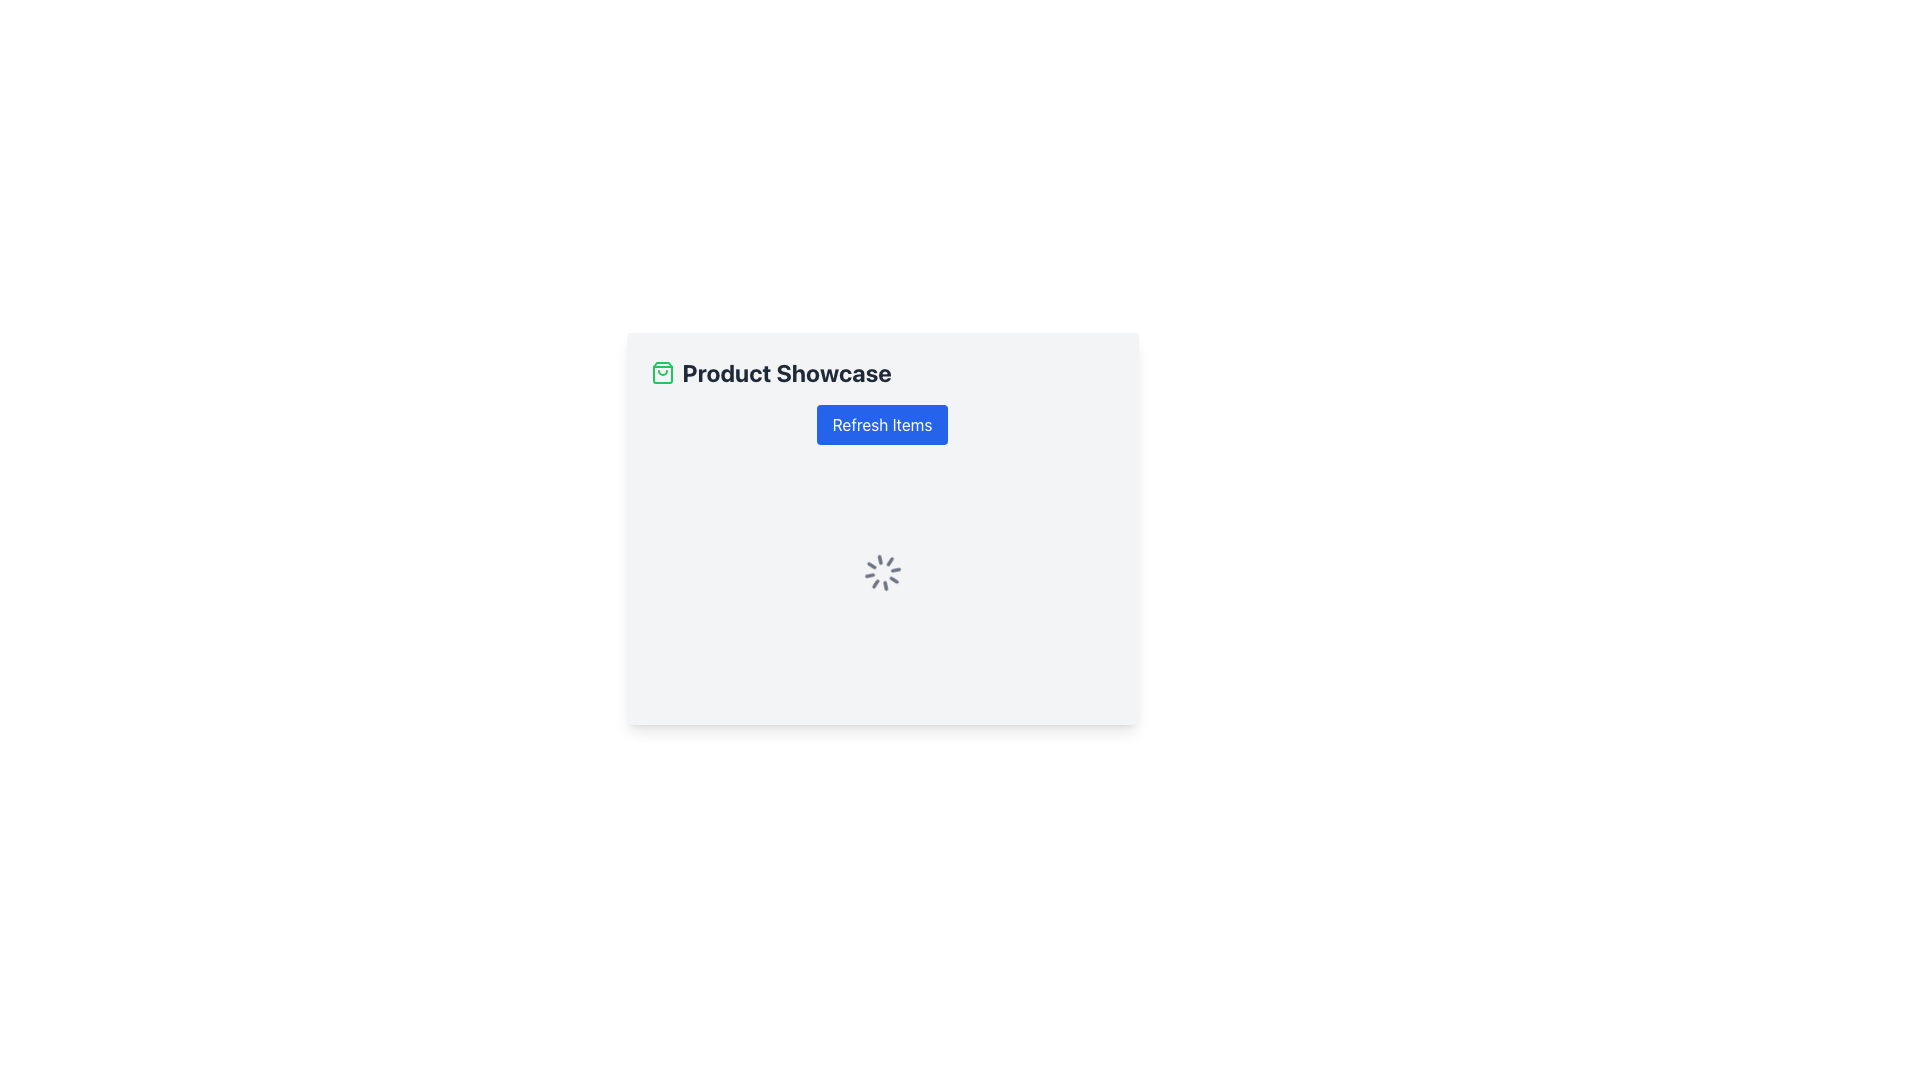 The image size is (1920, 1080). Describe the element at coordinates (662, 373) in the screenshot. I see `the green shopping bag icon, which is styled with rounded edges and positioned immediately to the left of the 'Product Showcase' text` at that location.